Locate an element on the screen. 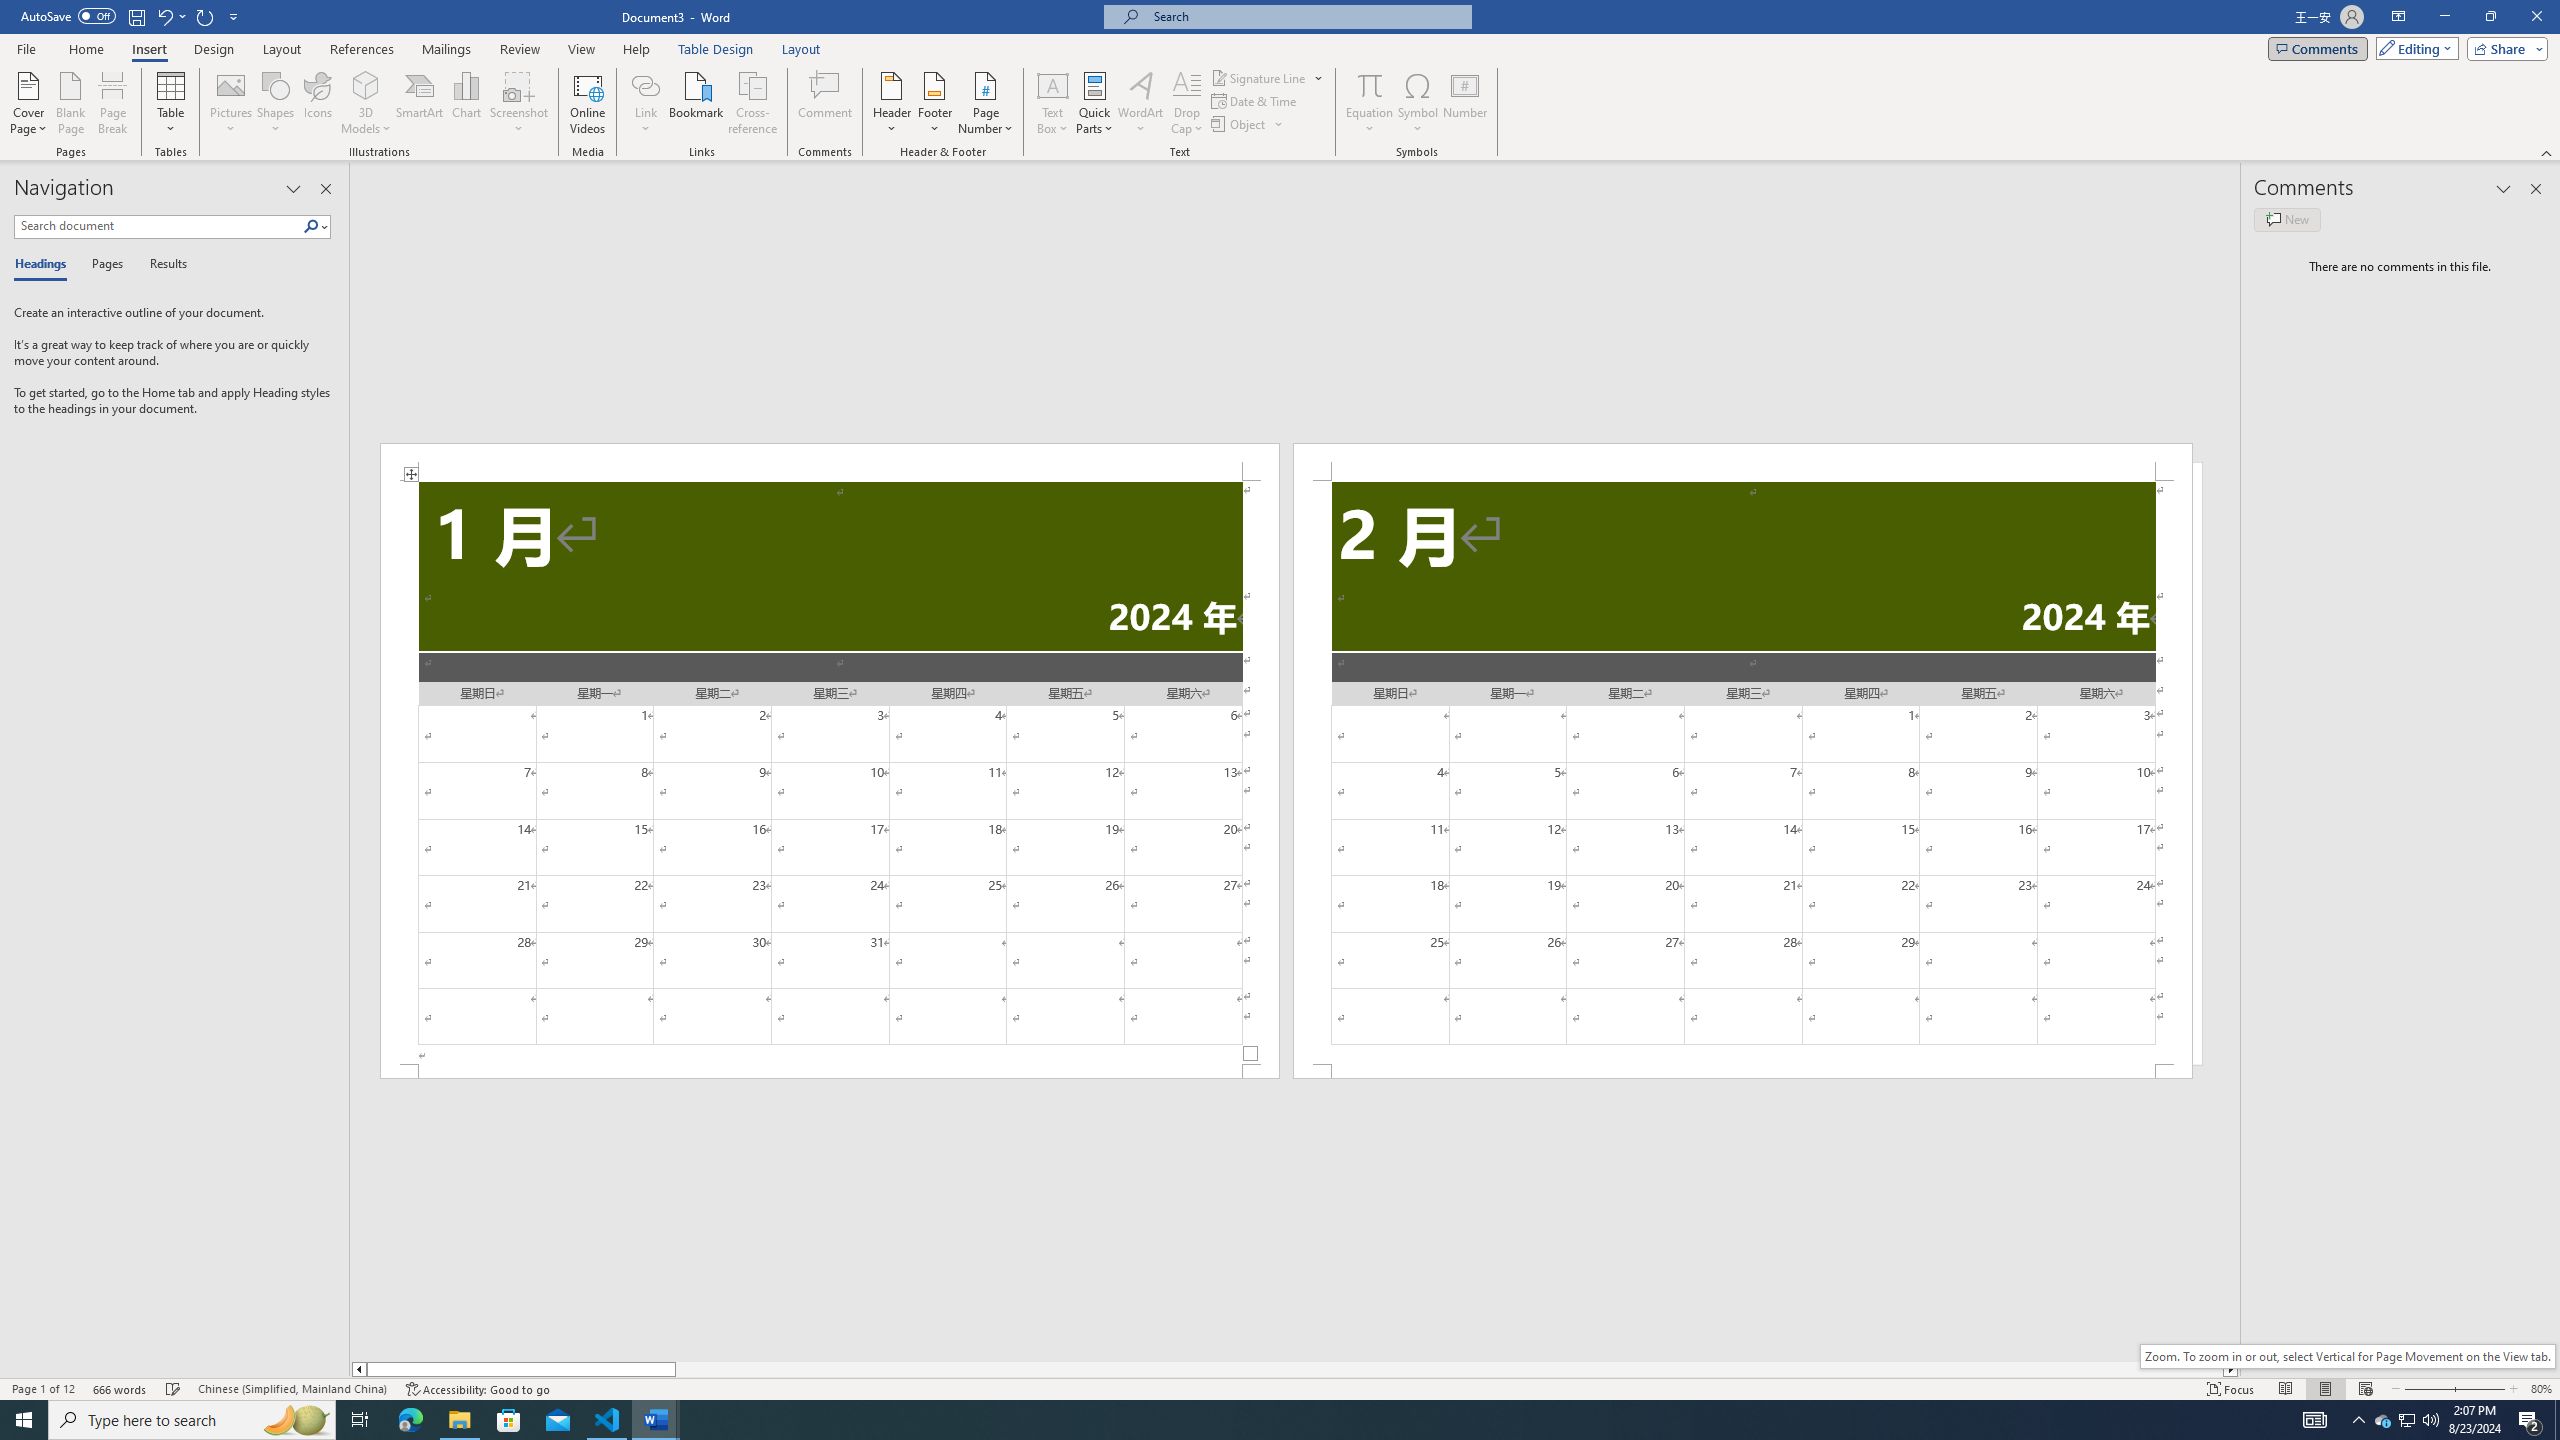 Image resolution: width=2560 pixels, height=1440 pixels. 'Page Number Page 1 of 12' is located at coordinates (42, 1389).